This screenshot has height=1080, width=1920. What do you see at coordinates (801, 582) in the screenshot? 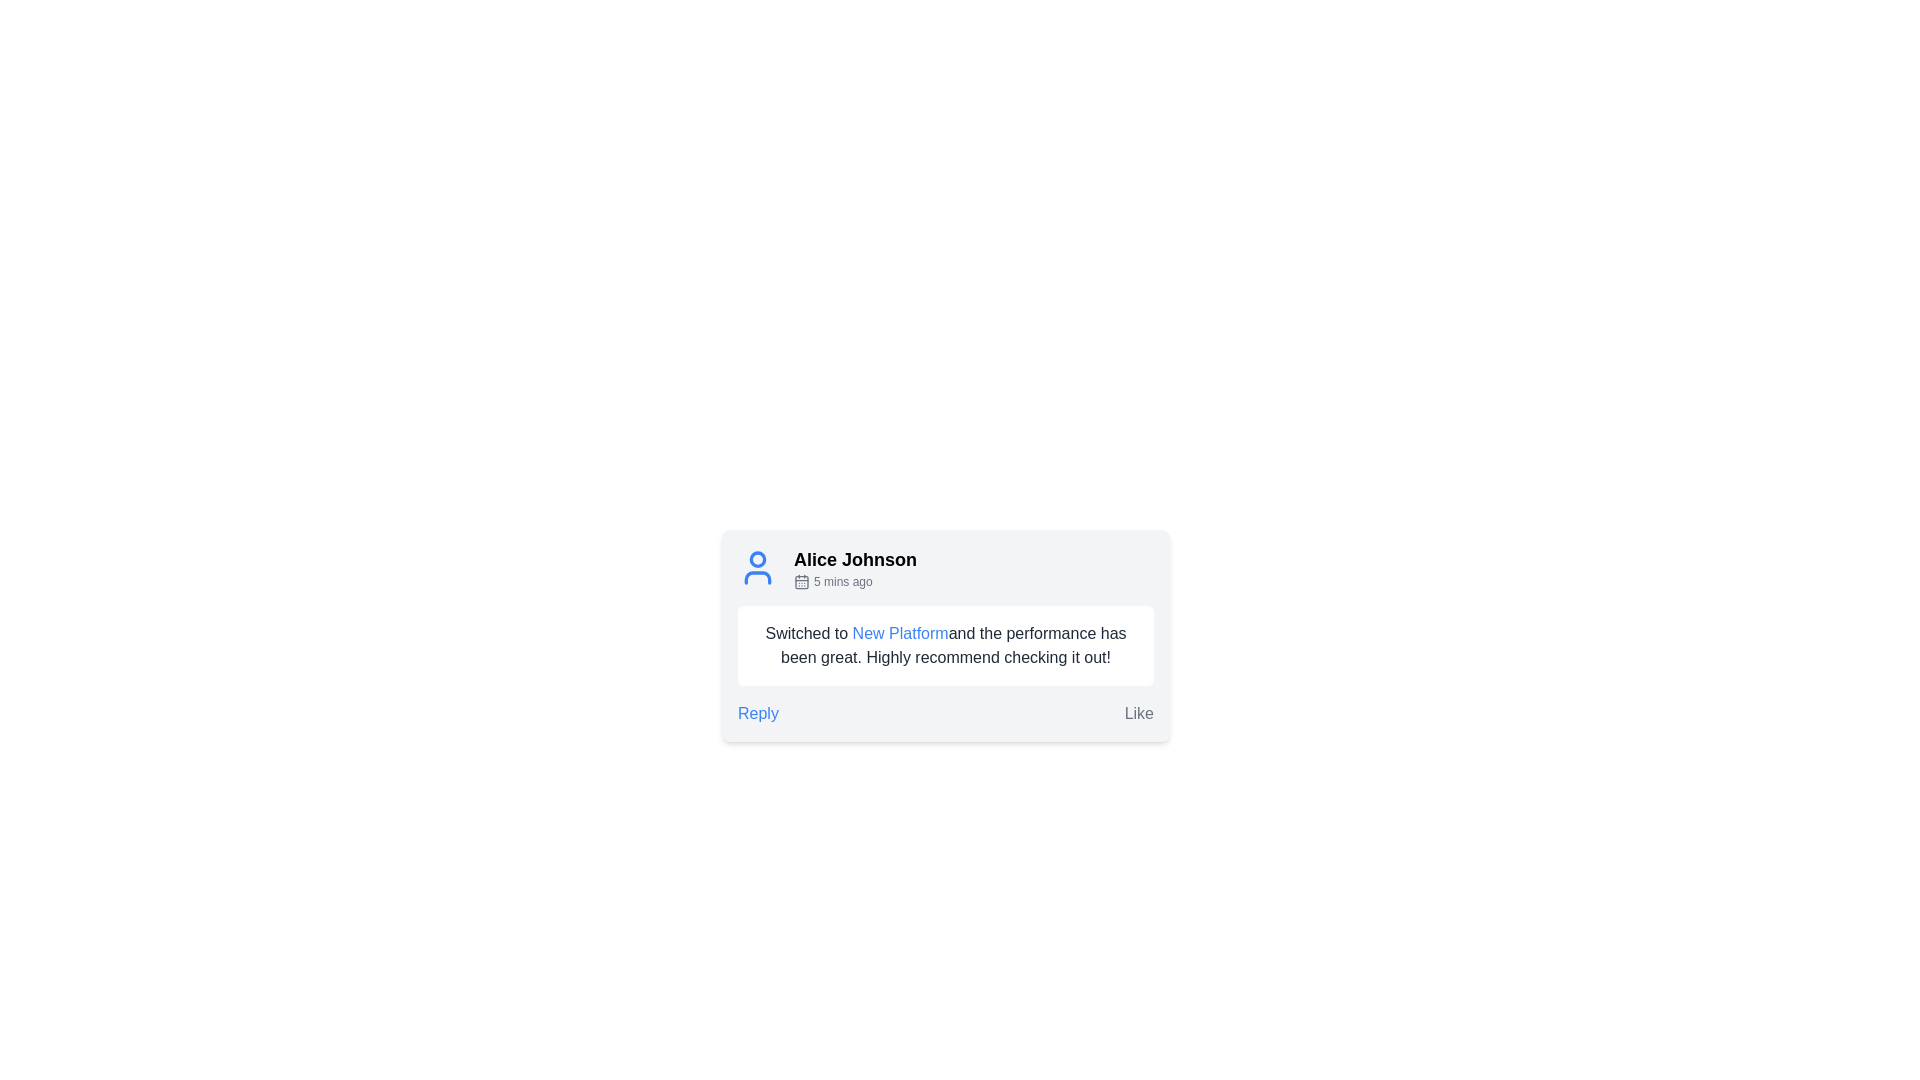
I see `the time/date icon located to the left of the '5 mins ago' text in the comment card interface` at bounding box center [801, 582].